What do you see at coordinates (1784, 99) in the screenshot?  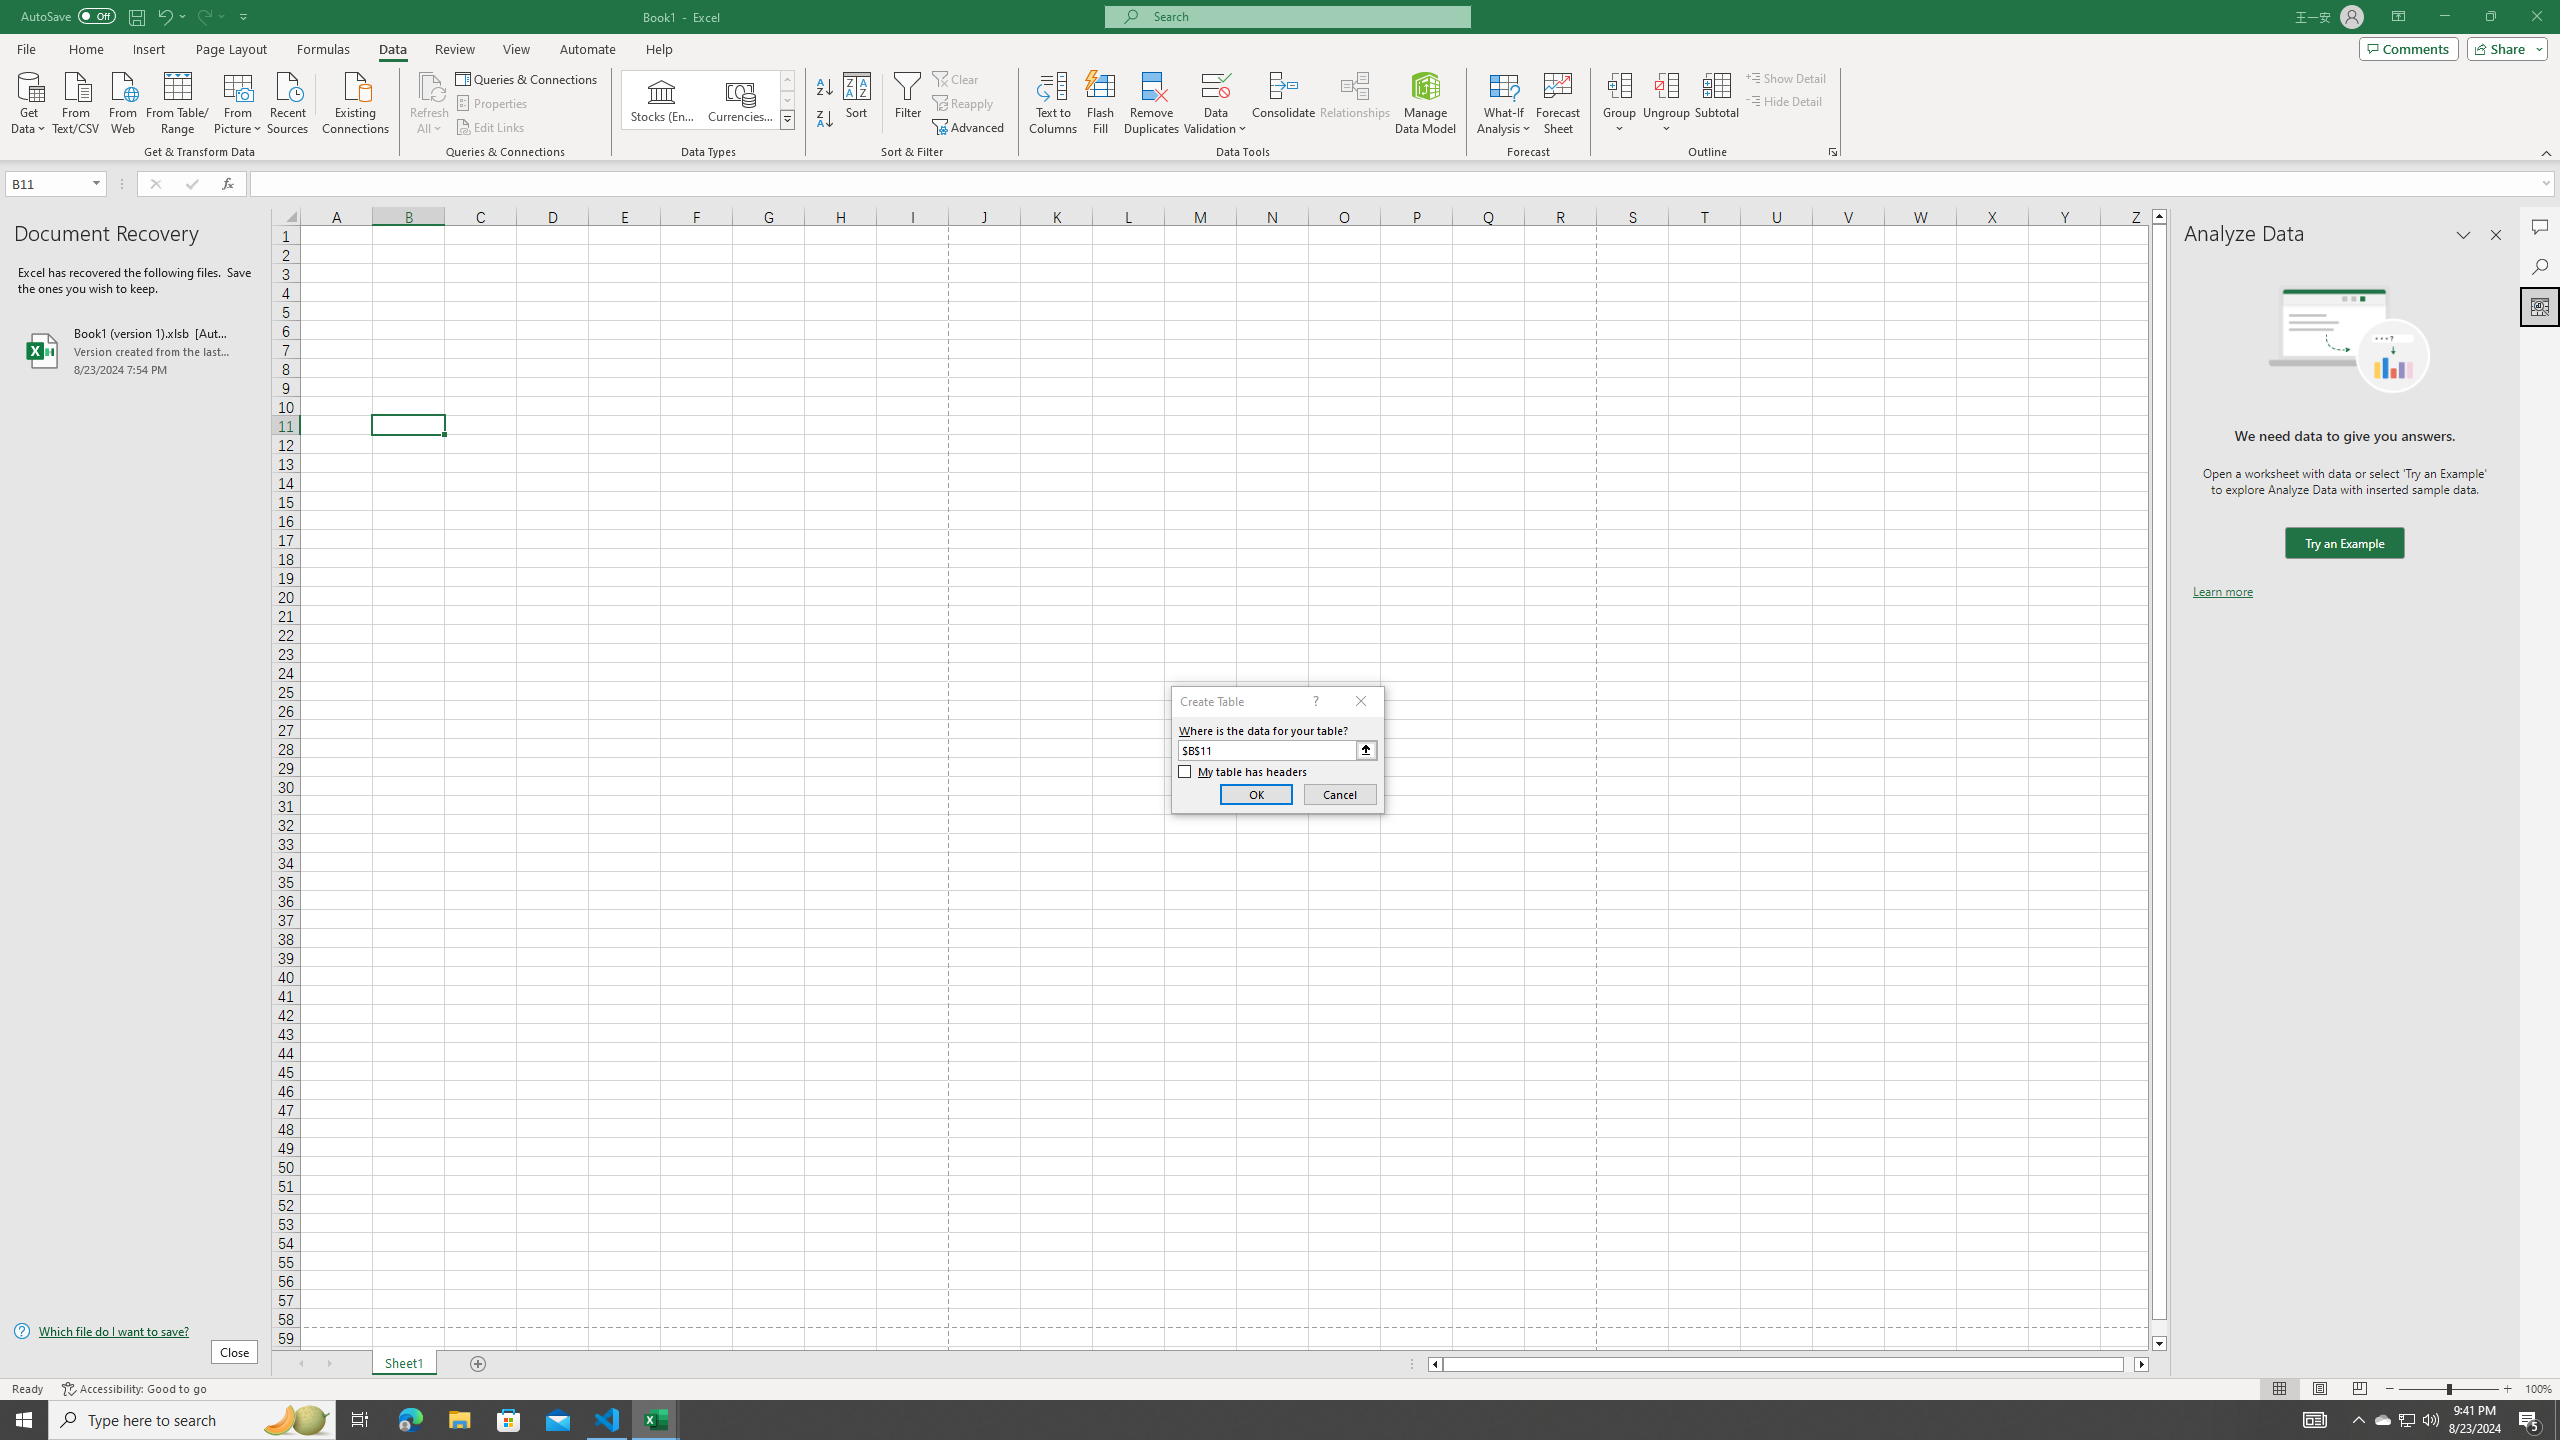 I see `'Hide Detail'` at bounding box center [1784, 99].